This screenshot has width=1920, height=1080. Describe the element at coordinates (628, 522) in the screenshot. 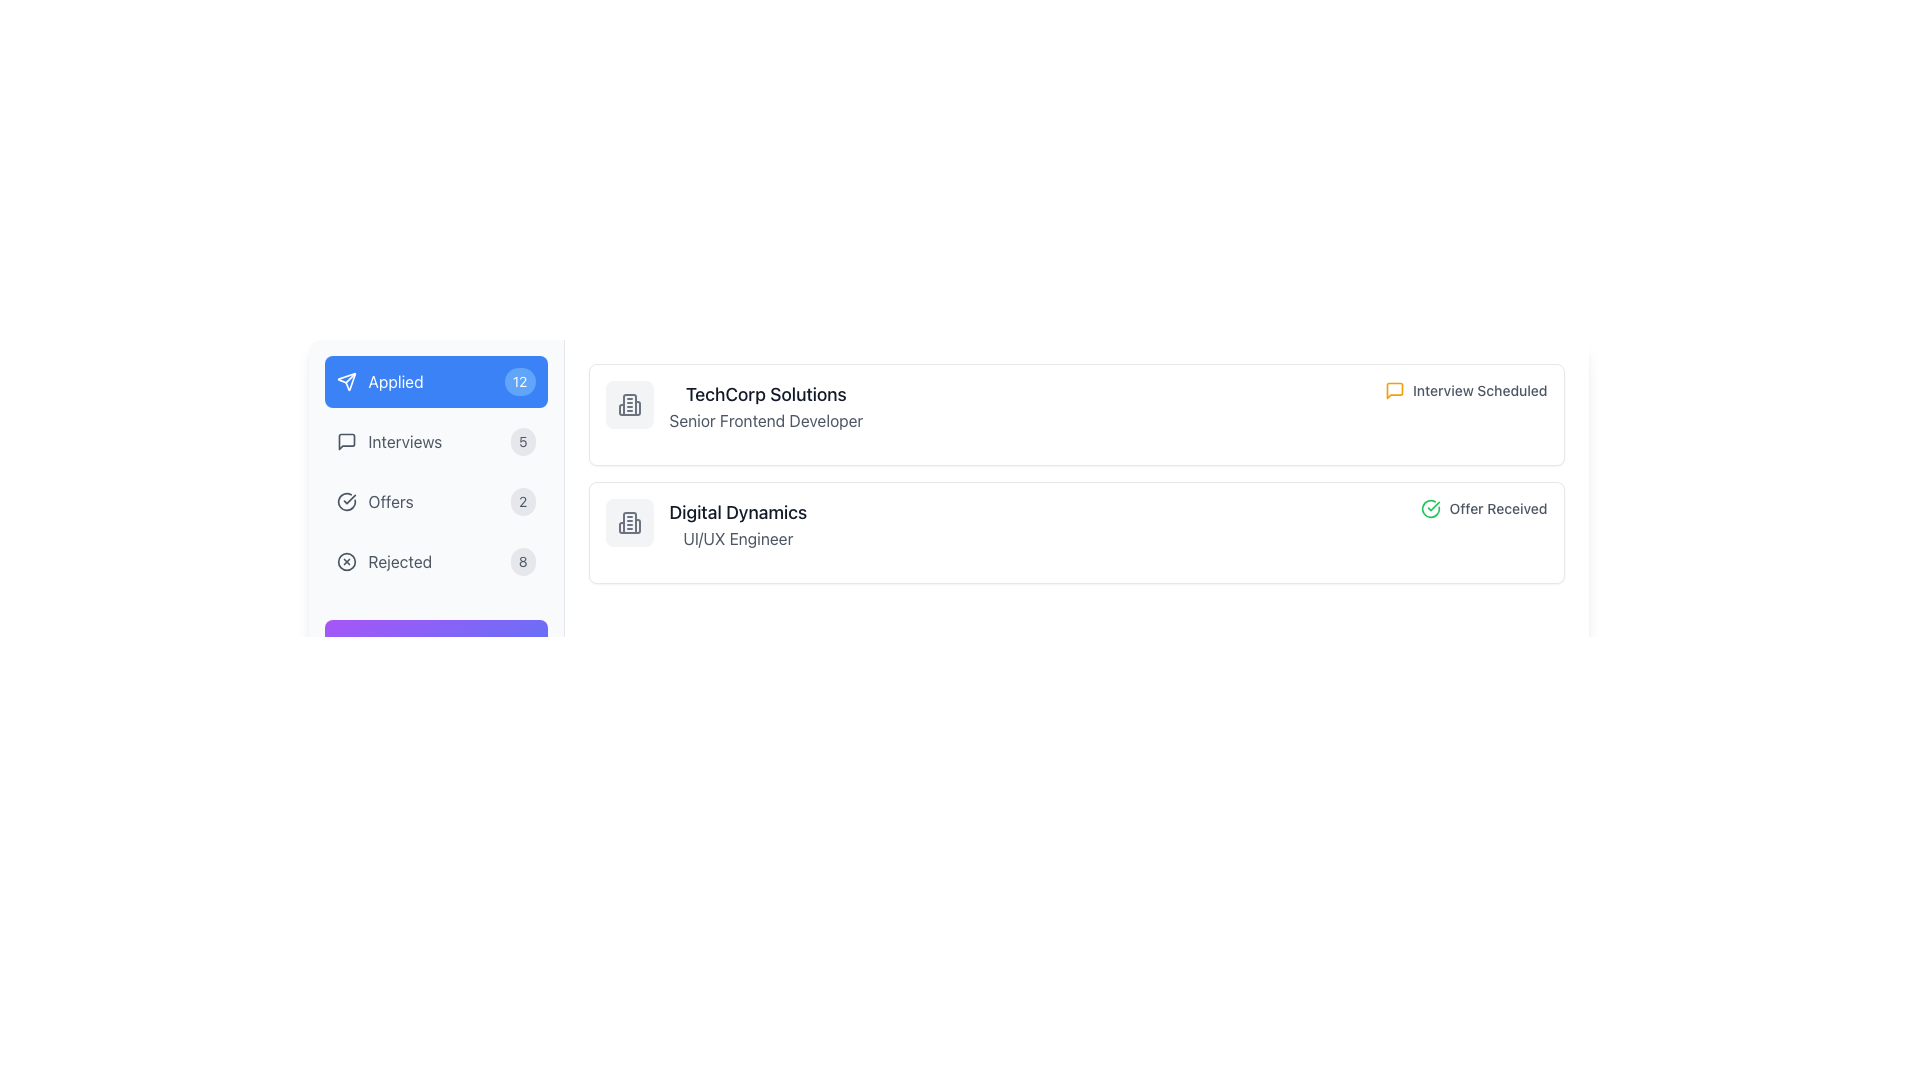

I see `the decorative icon representing a building, which is part of the icon group to the right of the 'Digital Dynamics' list item` at that location.